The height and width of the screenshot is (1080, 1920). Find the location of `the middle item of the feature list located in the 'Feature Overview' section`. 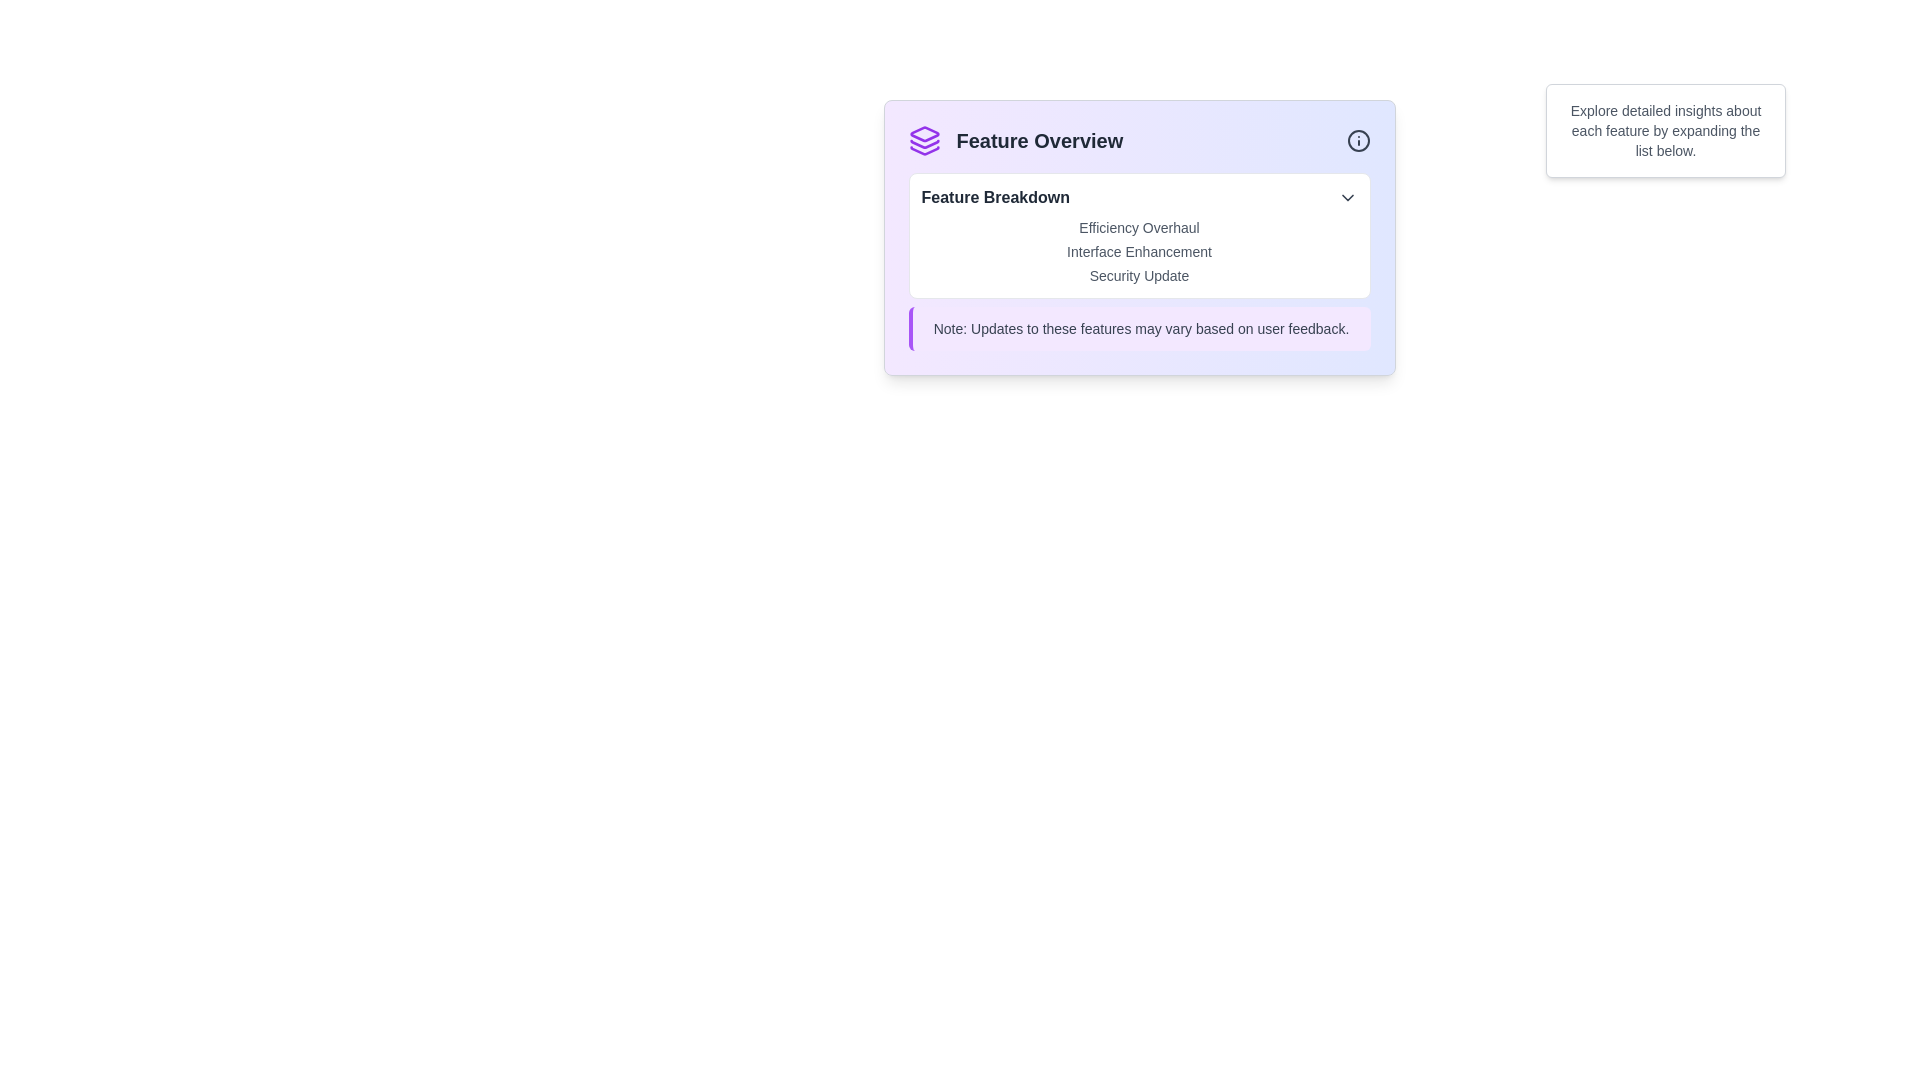

the middle item of the feature list located in the 'Feature Overview' section is located at coordinates (1139, 261).